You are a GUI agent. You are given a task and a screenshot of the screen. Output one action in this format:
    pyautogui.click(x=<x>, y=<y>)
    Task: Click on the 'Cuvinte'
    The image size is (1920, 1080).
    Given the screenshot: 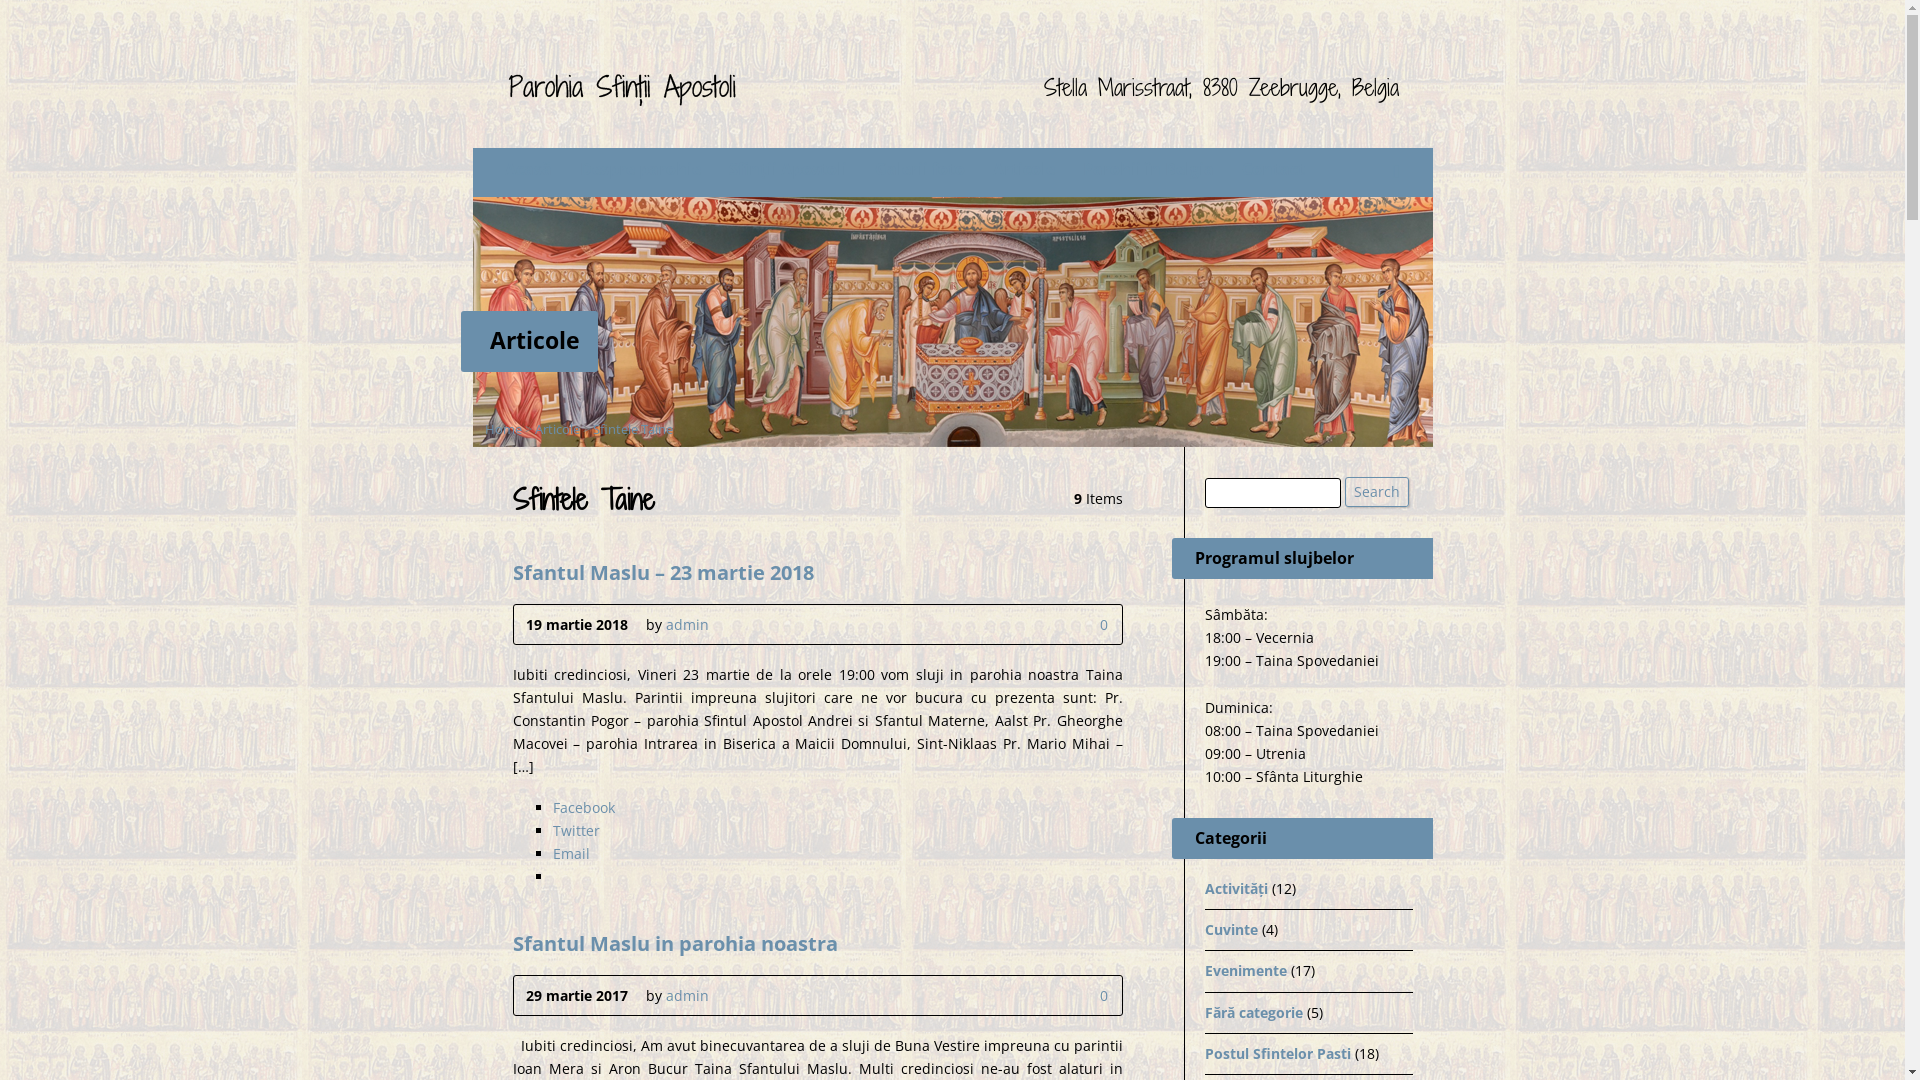 What is the action you would take?
    pyautogui.click(x=1229, y=929)
    